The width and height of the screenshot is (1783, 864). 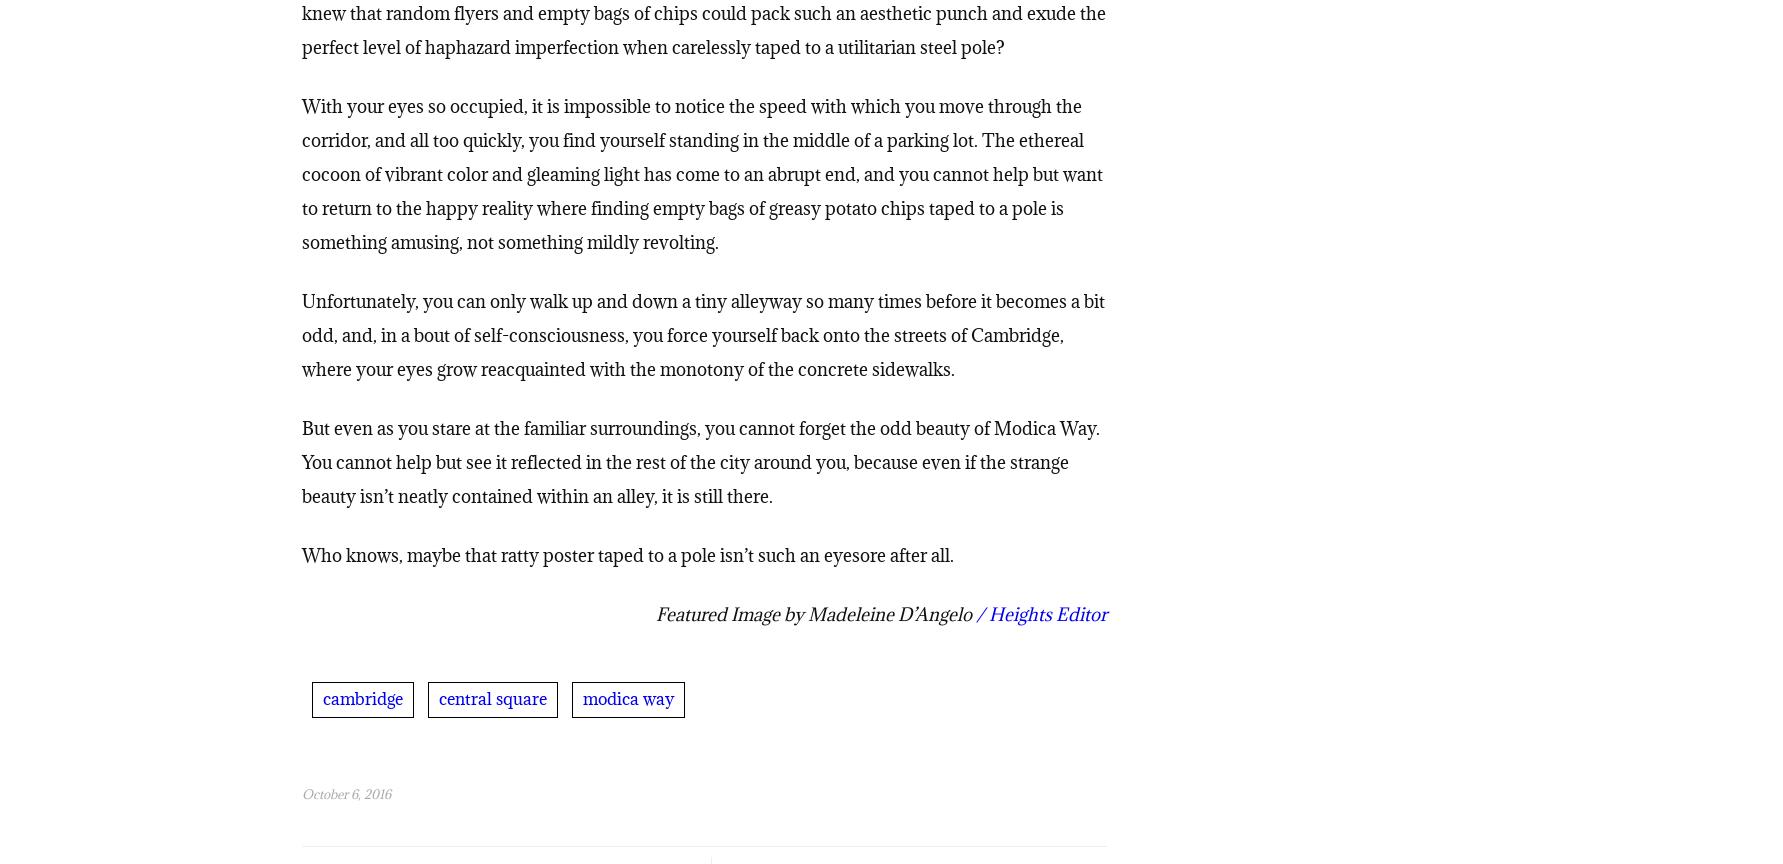 I want to click on 'But even as you stare at the familiar surroundings, you cannot forget the odd beauty of Modica Way. You cannot help but see it reflected in the rest of the city around you, because even if the strange beauty isn’t neatly contained within an alley, it is still there.', so click(x=699, y=466).